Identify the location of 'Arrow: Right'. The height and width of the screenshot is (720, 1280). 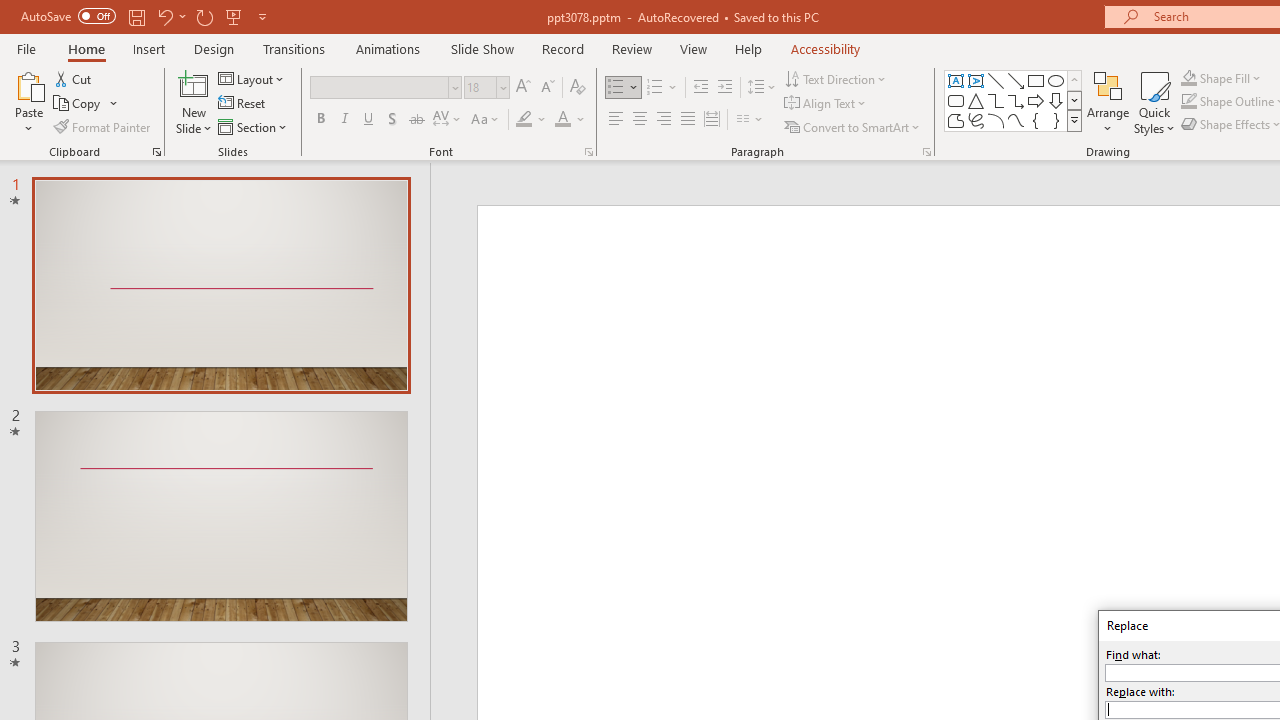
(1036, 100).